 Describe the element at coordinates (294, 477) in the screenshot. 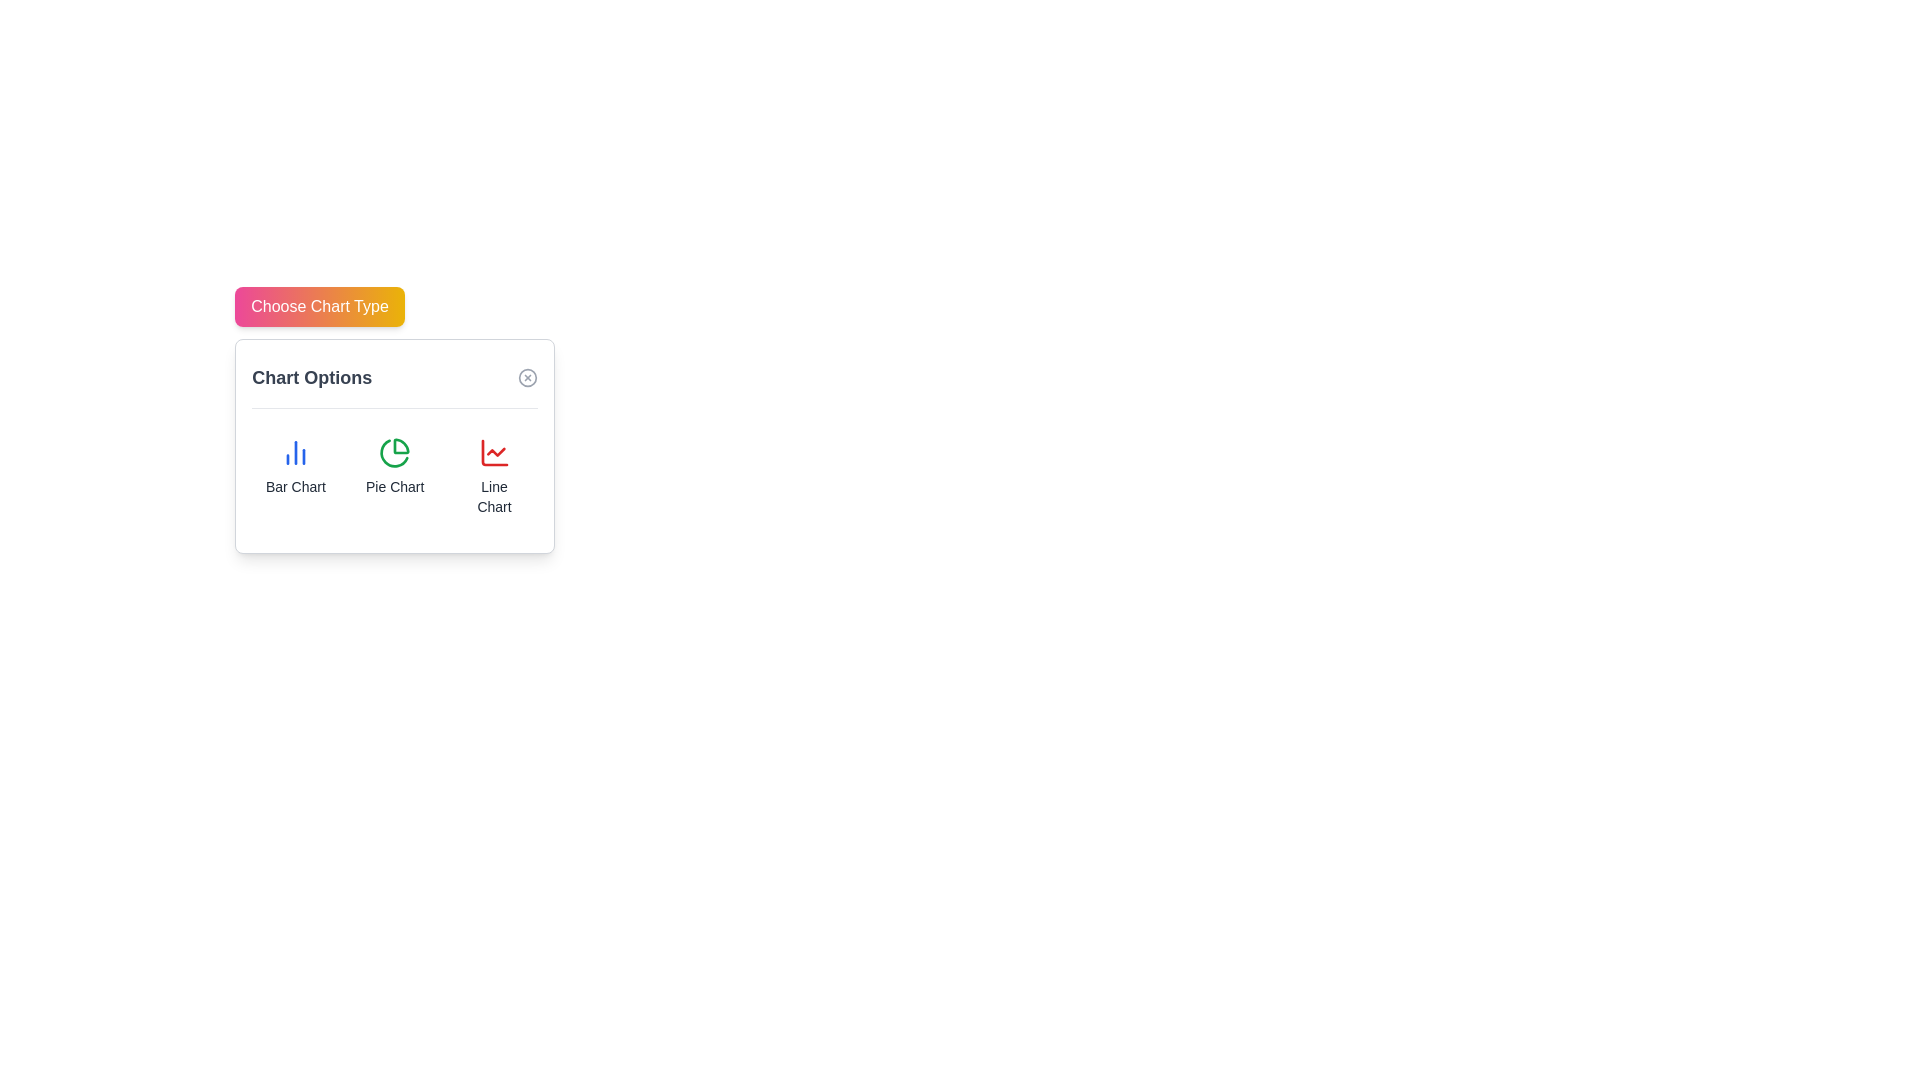

I see `the 'Bar Chart' button, which is the first selectable item in the 'Chart Options' grid and features a blue bar chart icon and 'Bar Chart' label` at that location.